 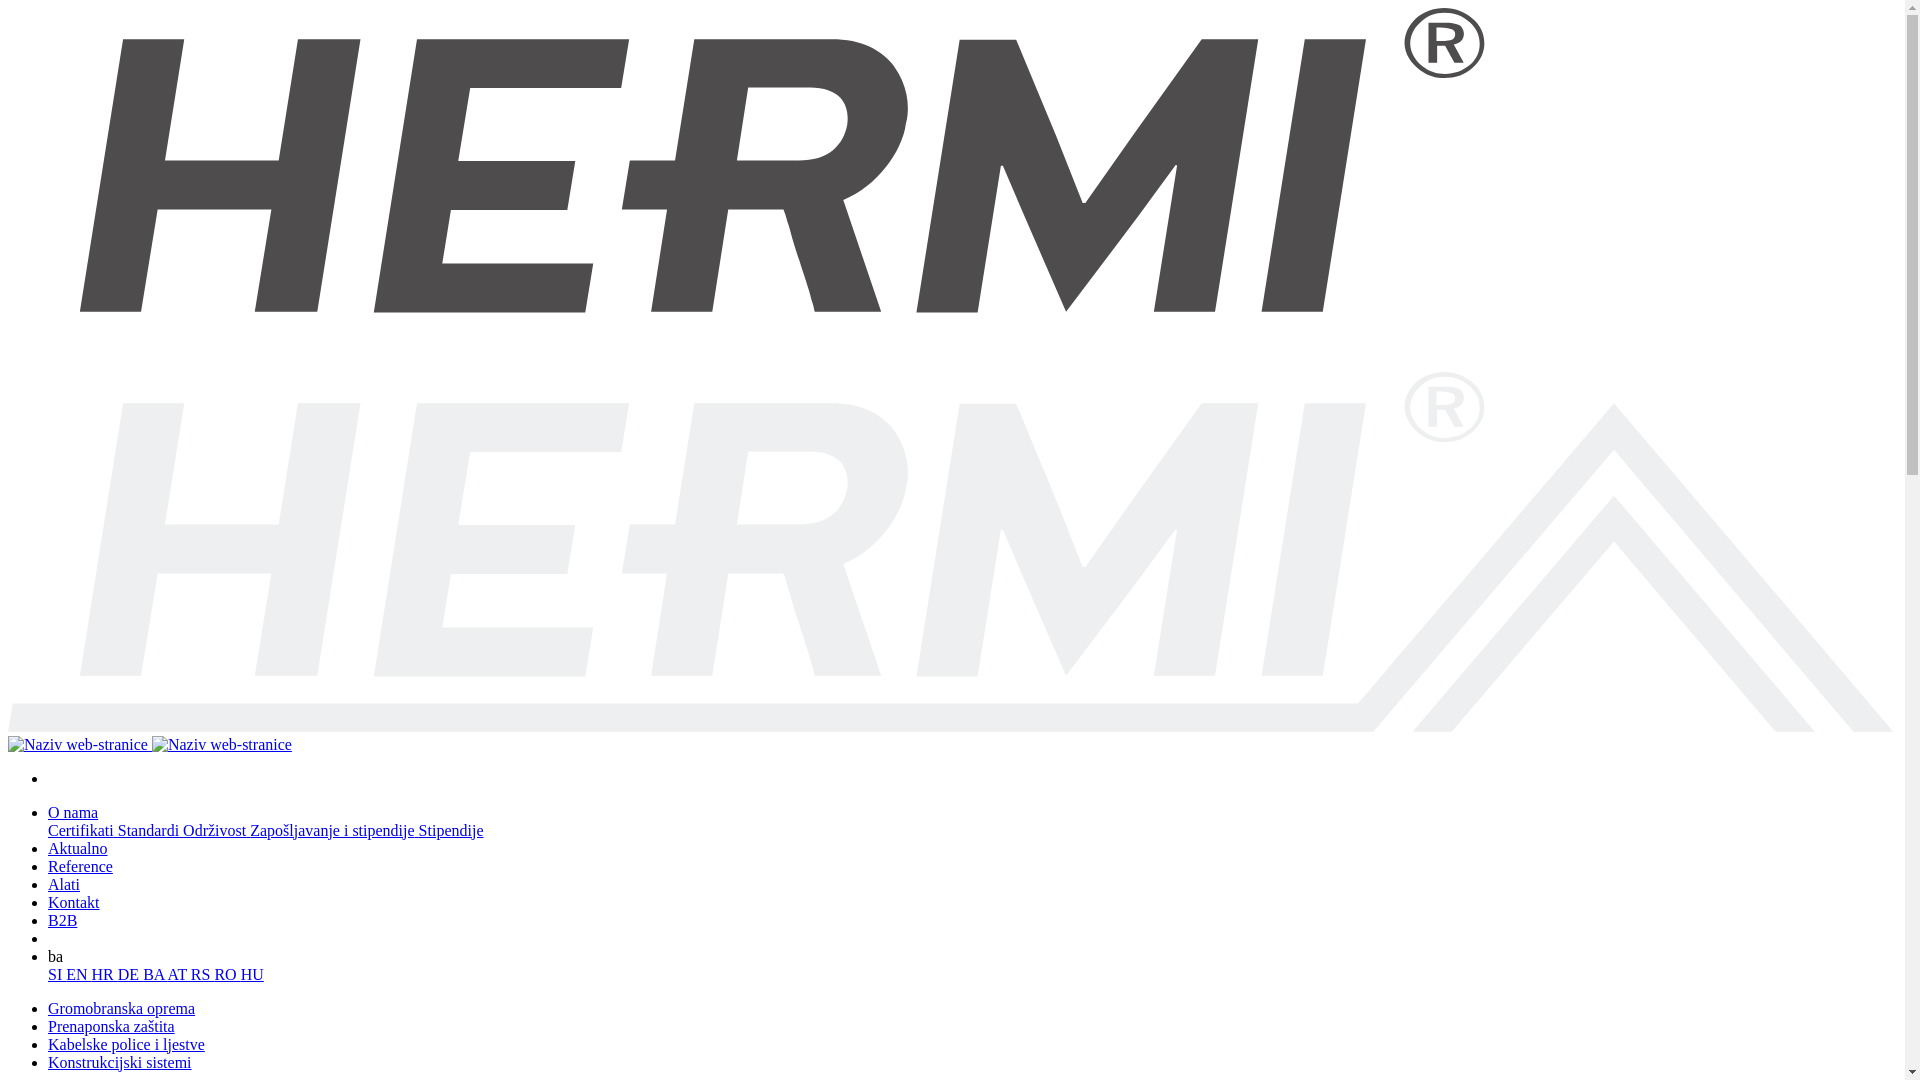 I want to click on 'AT', so click(x=179, y=973).